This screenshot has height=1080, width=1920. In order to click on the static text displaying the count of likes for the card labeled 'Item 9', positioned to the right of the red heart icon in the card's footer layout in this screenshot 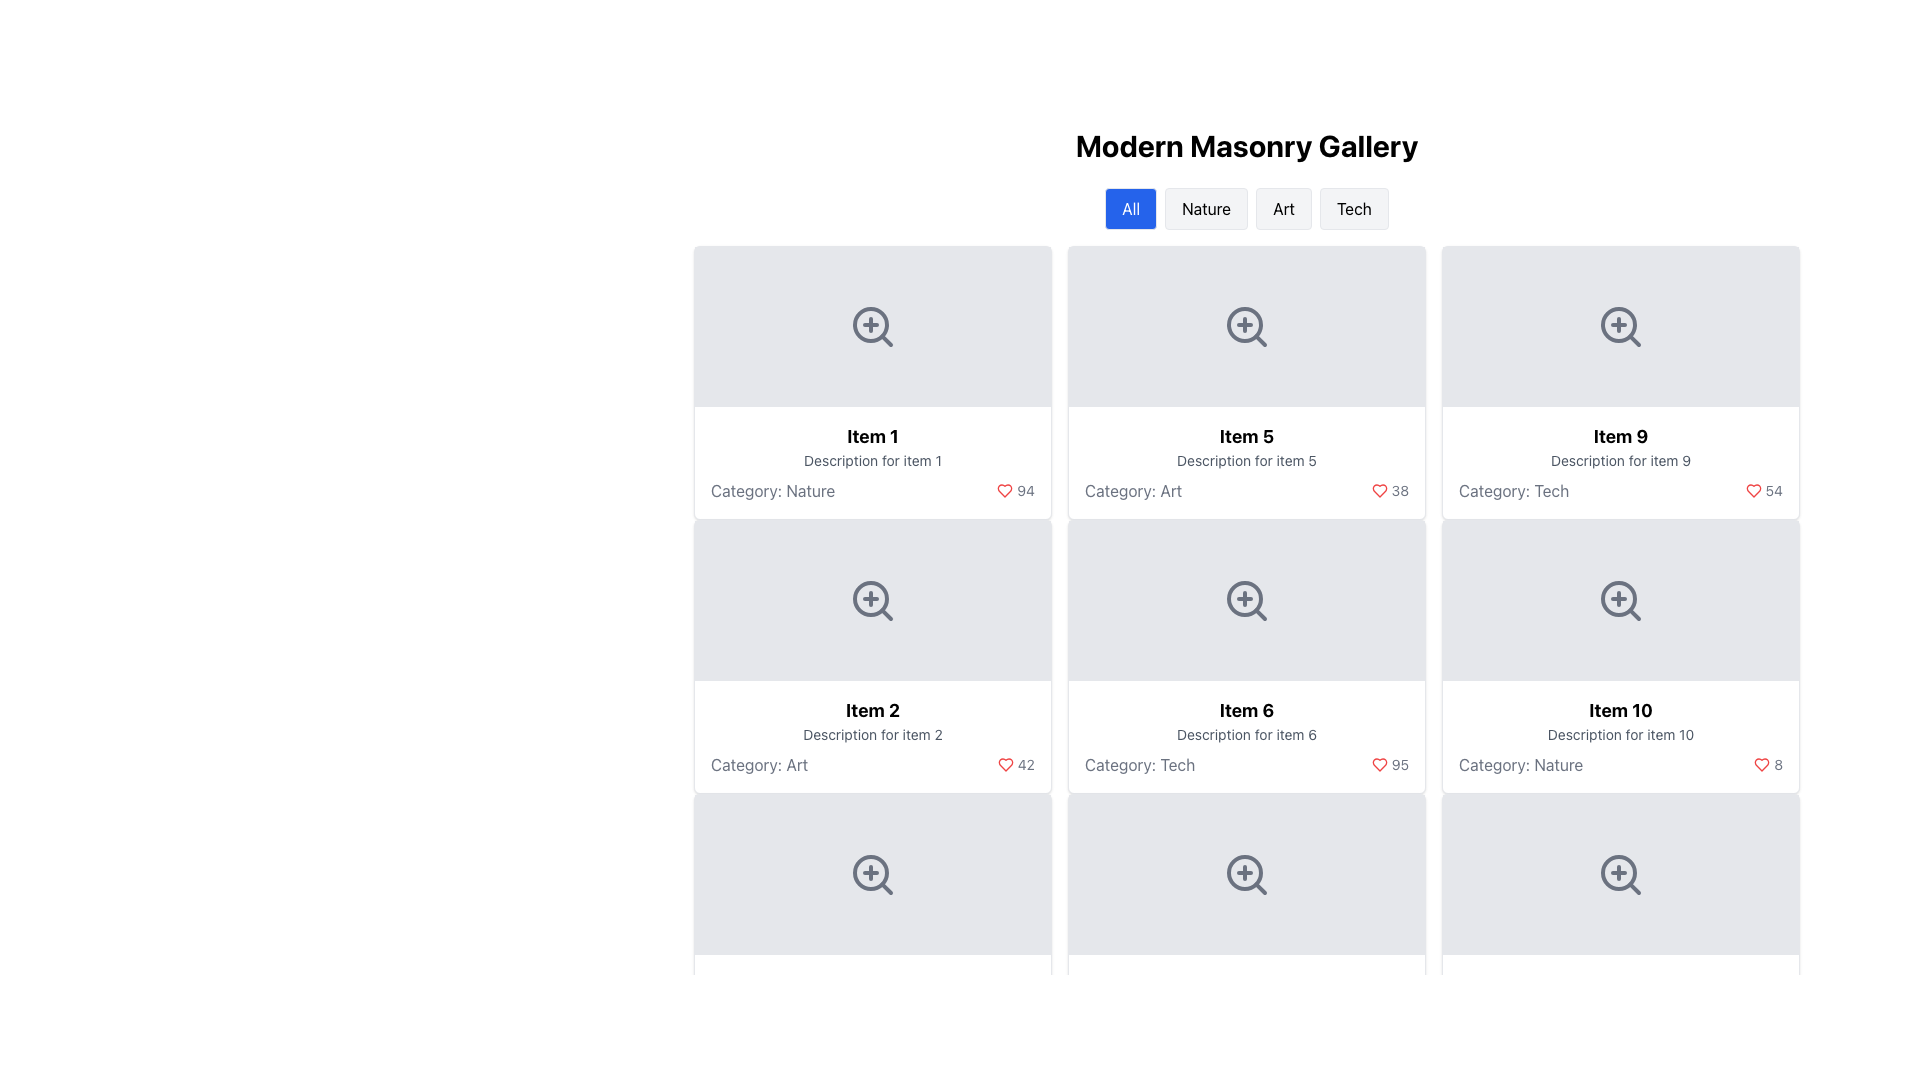, I will do `click(1774, 490)`.